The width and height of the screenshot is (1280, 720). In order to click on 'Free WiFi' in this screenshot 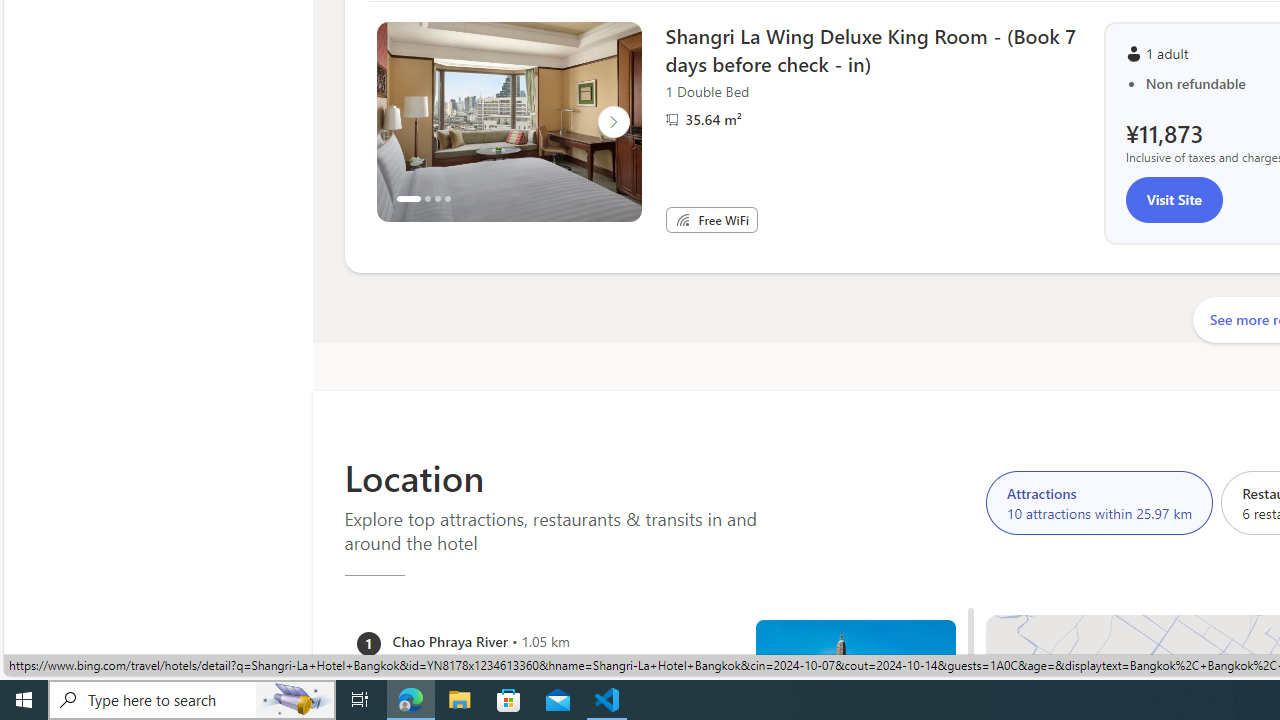, I will do `click(682, 219)`.